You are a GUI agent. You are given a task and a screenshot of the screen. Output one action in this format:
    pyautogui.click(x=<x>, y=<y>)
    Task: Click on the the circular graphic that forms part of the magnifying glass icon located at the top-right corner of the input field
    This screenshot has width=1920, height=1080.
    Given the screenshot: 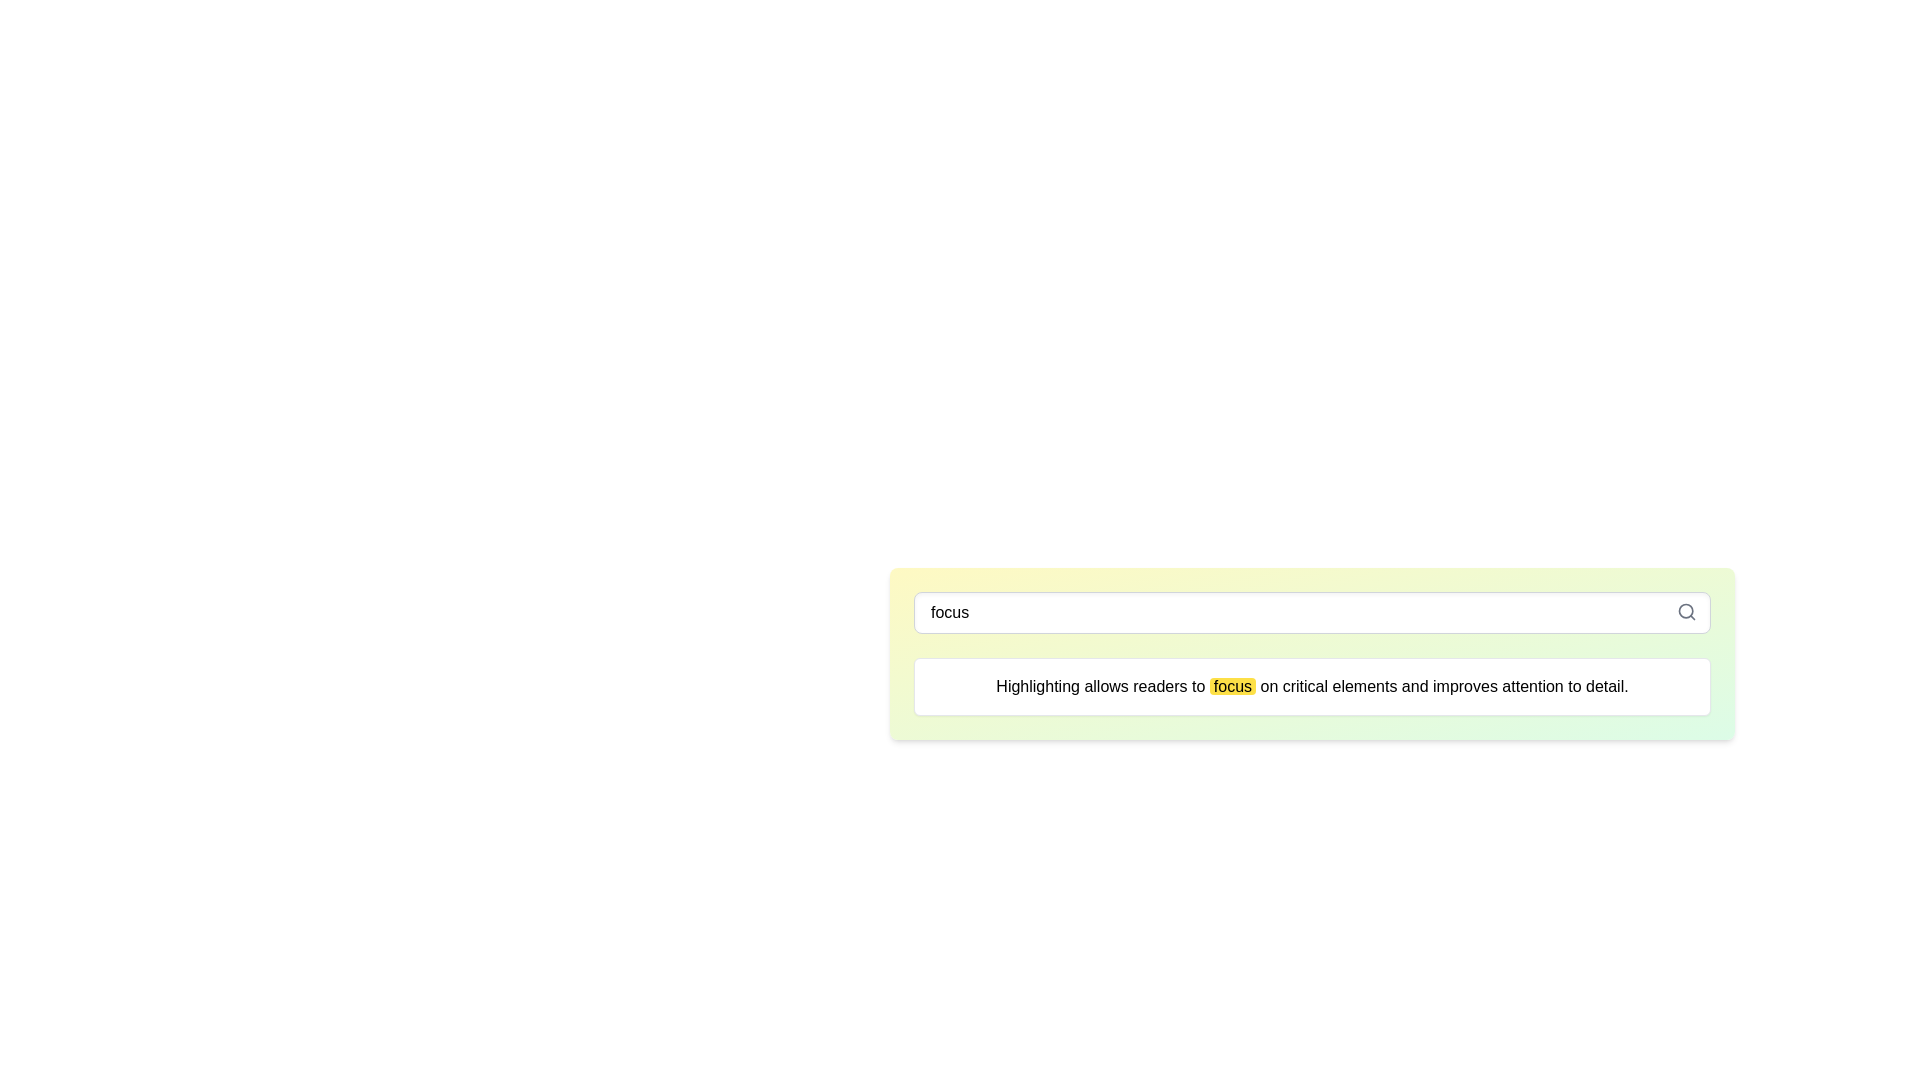 What is the action you would take?
    pyautogui.click(x=1685, y=610)
    